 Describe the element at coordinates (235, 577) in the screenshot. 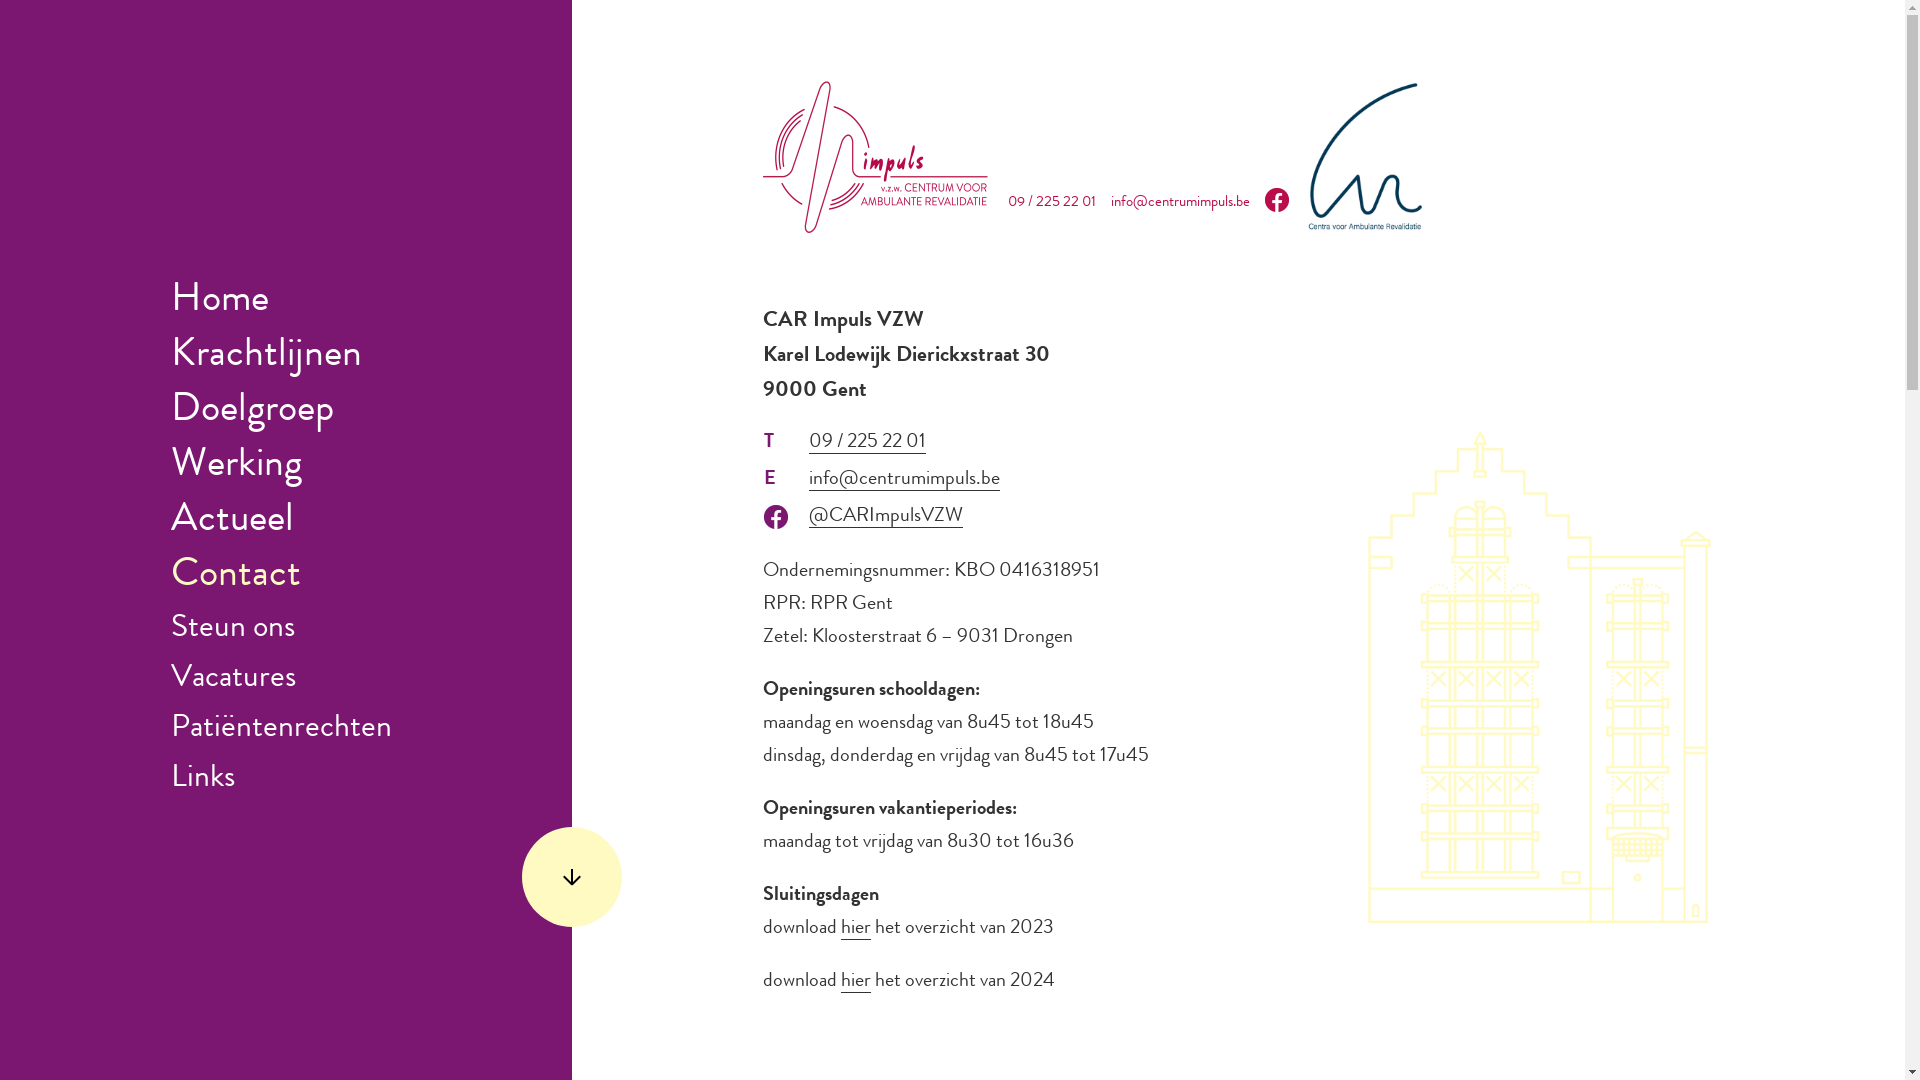

I see `'Contact'` at that location.